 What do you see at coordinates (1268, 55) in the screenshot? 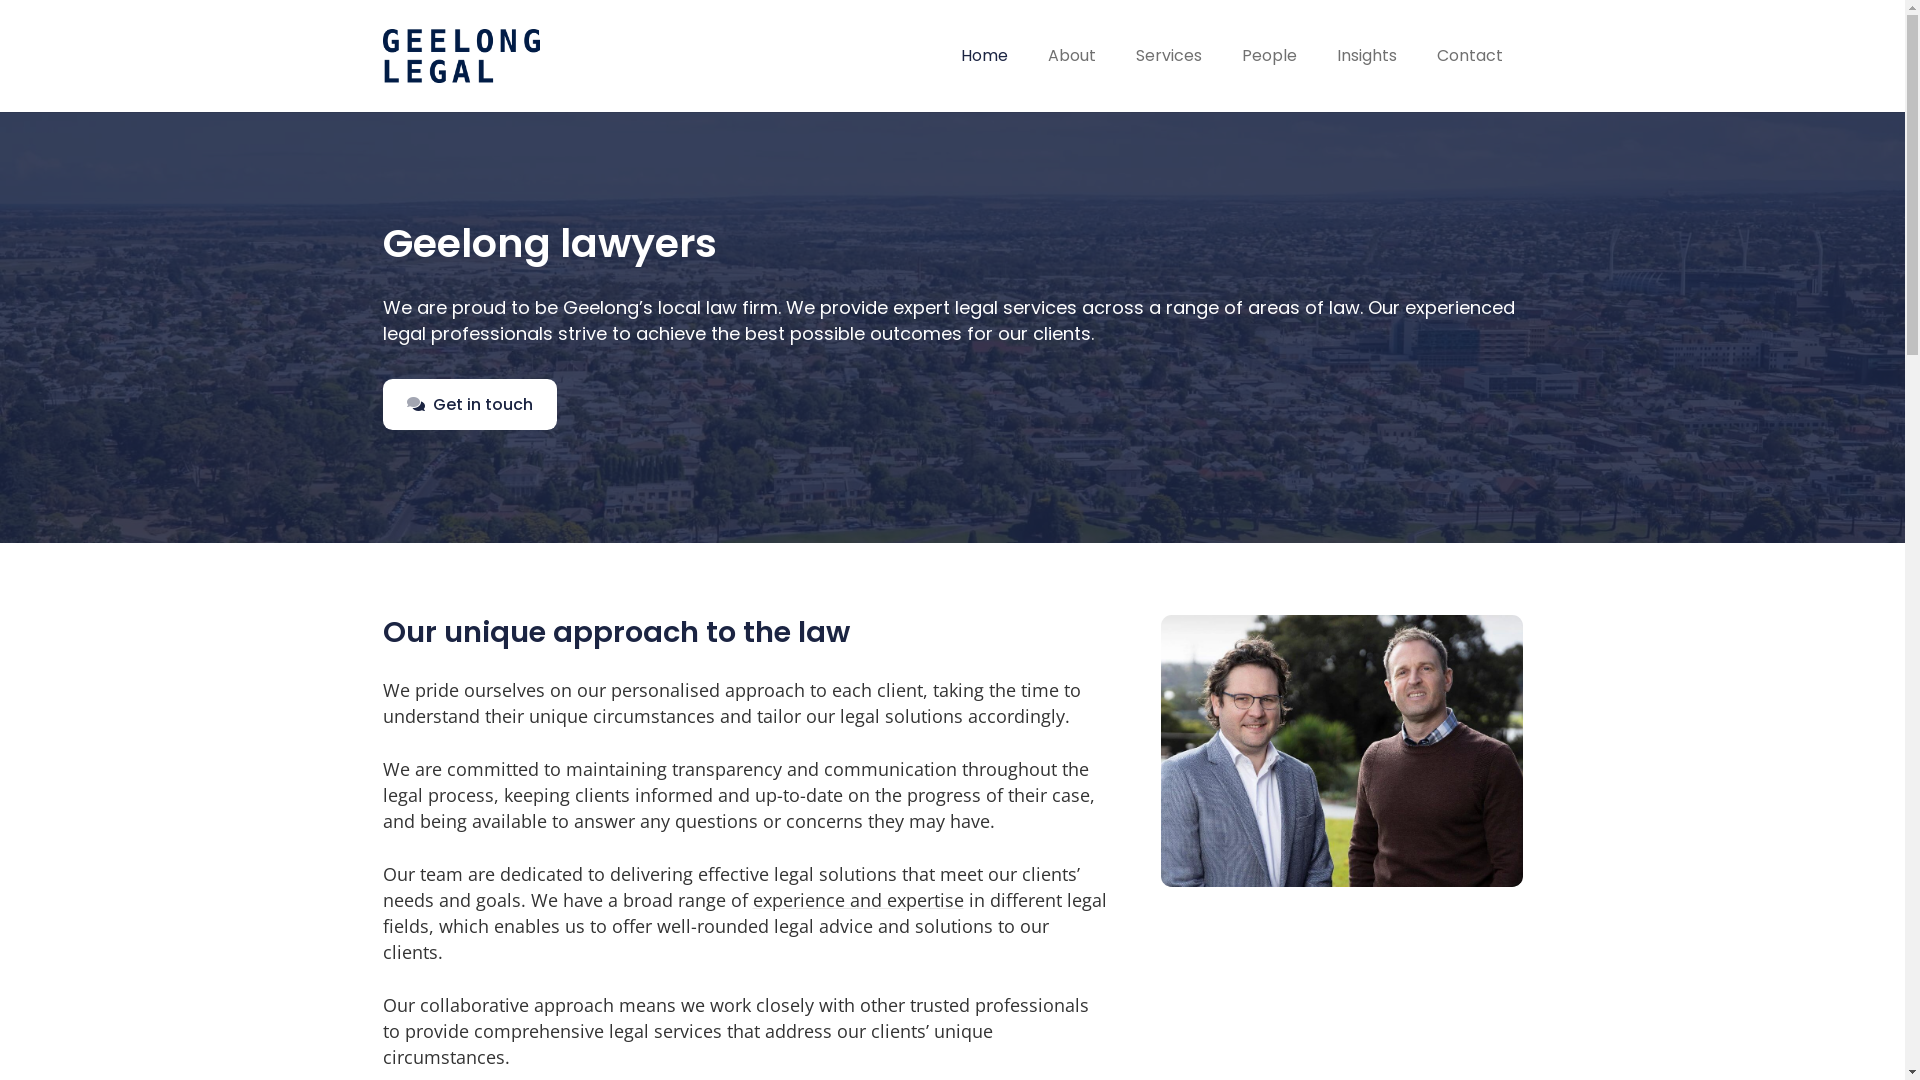
I see `'People'` at bounding box center [1268, 55].